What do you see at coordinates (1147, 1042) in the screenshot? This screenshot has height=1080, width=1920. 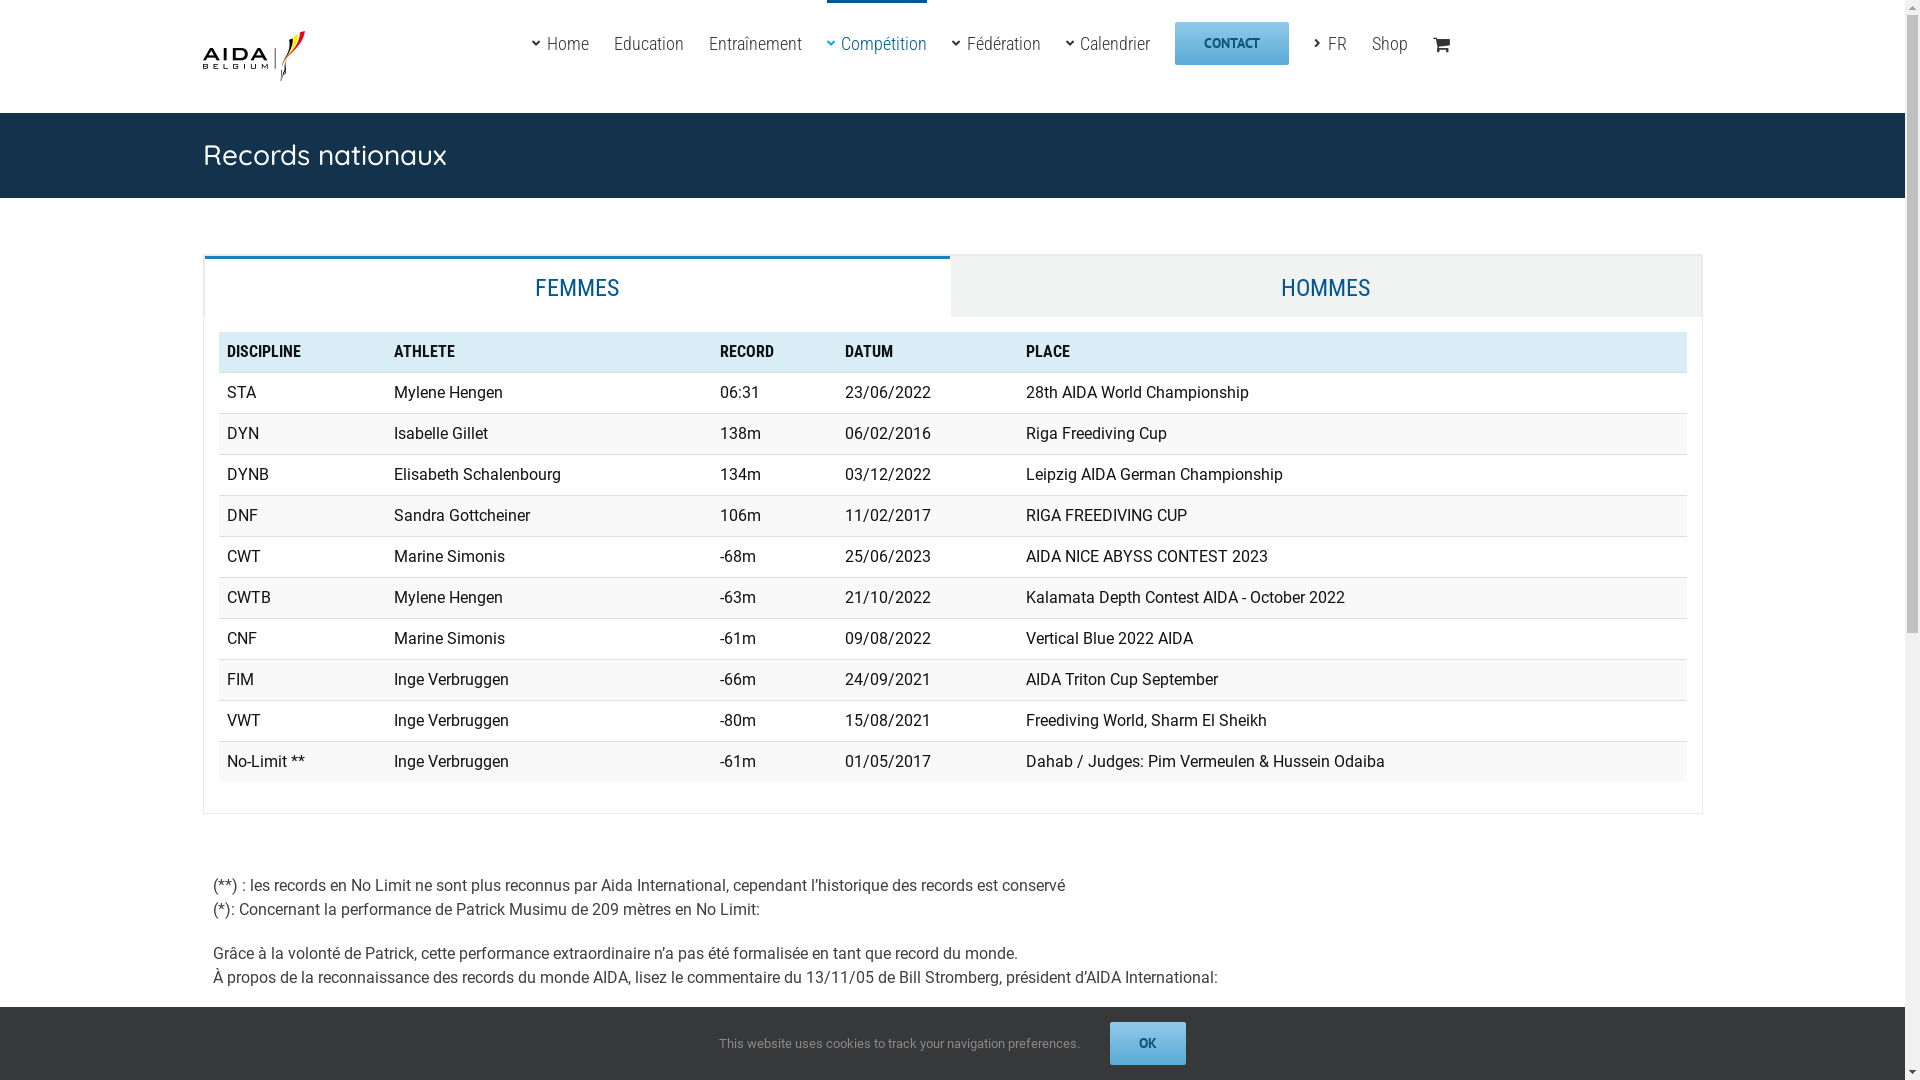 I see `'OK'` at bounding box center [1147, 1042].